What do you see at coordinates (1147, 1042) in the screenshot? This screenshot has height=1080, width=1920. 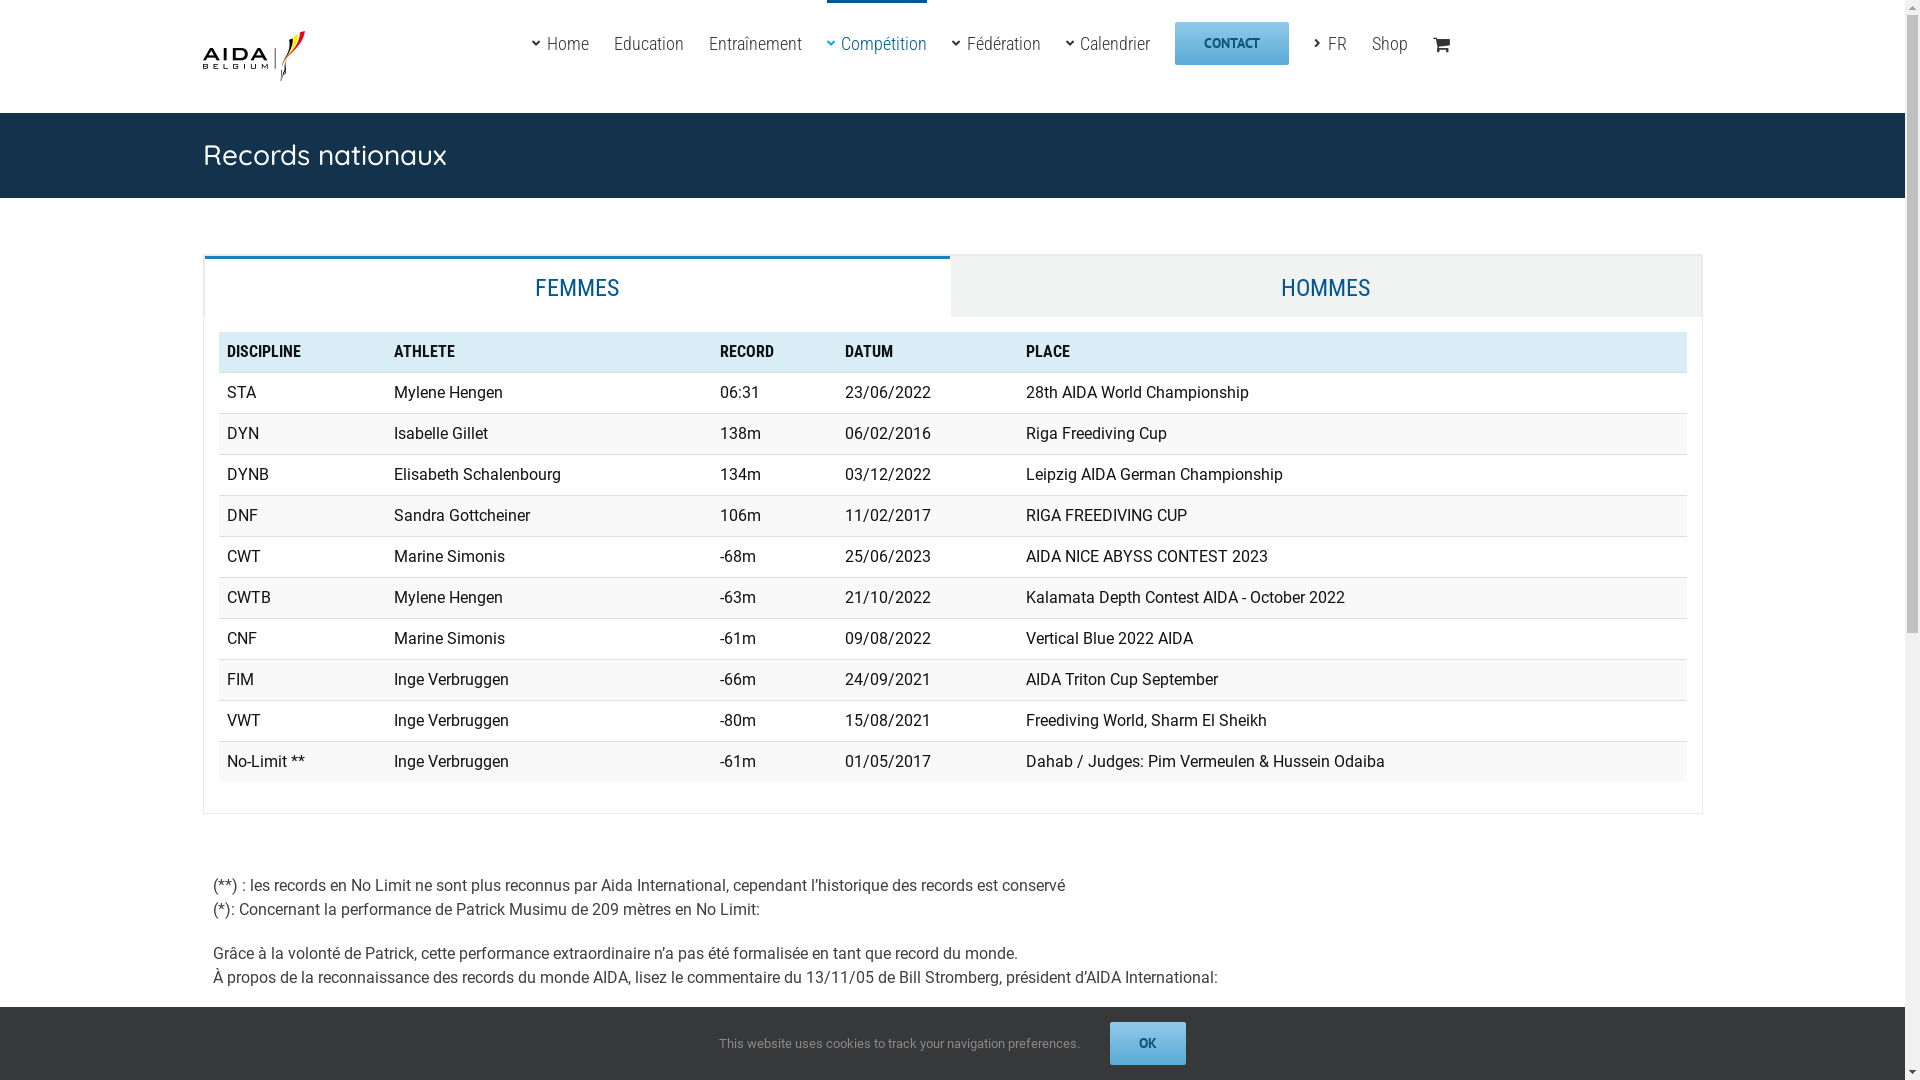 I see `'OK'` at bounding box center [1147, 1042].